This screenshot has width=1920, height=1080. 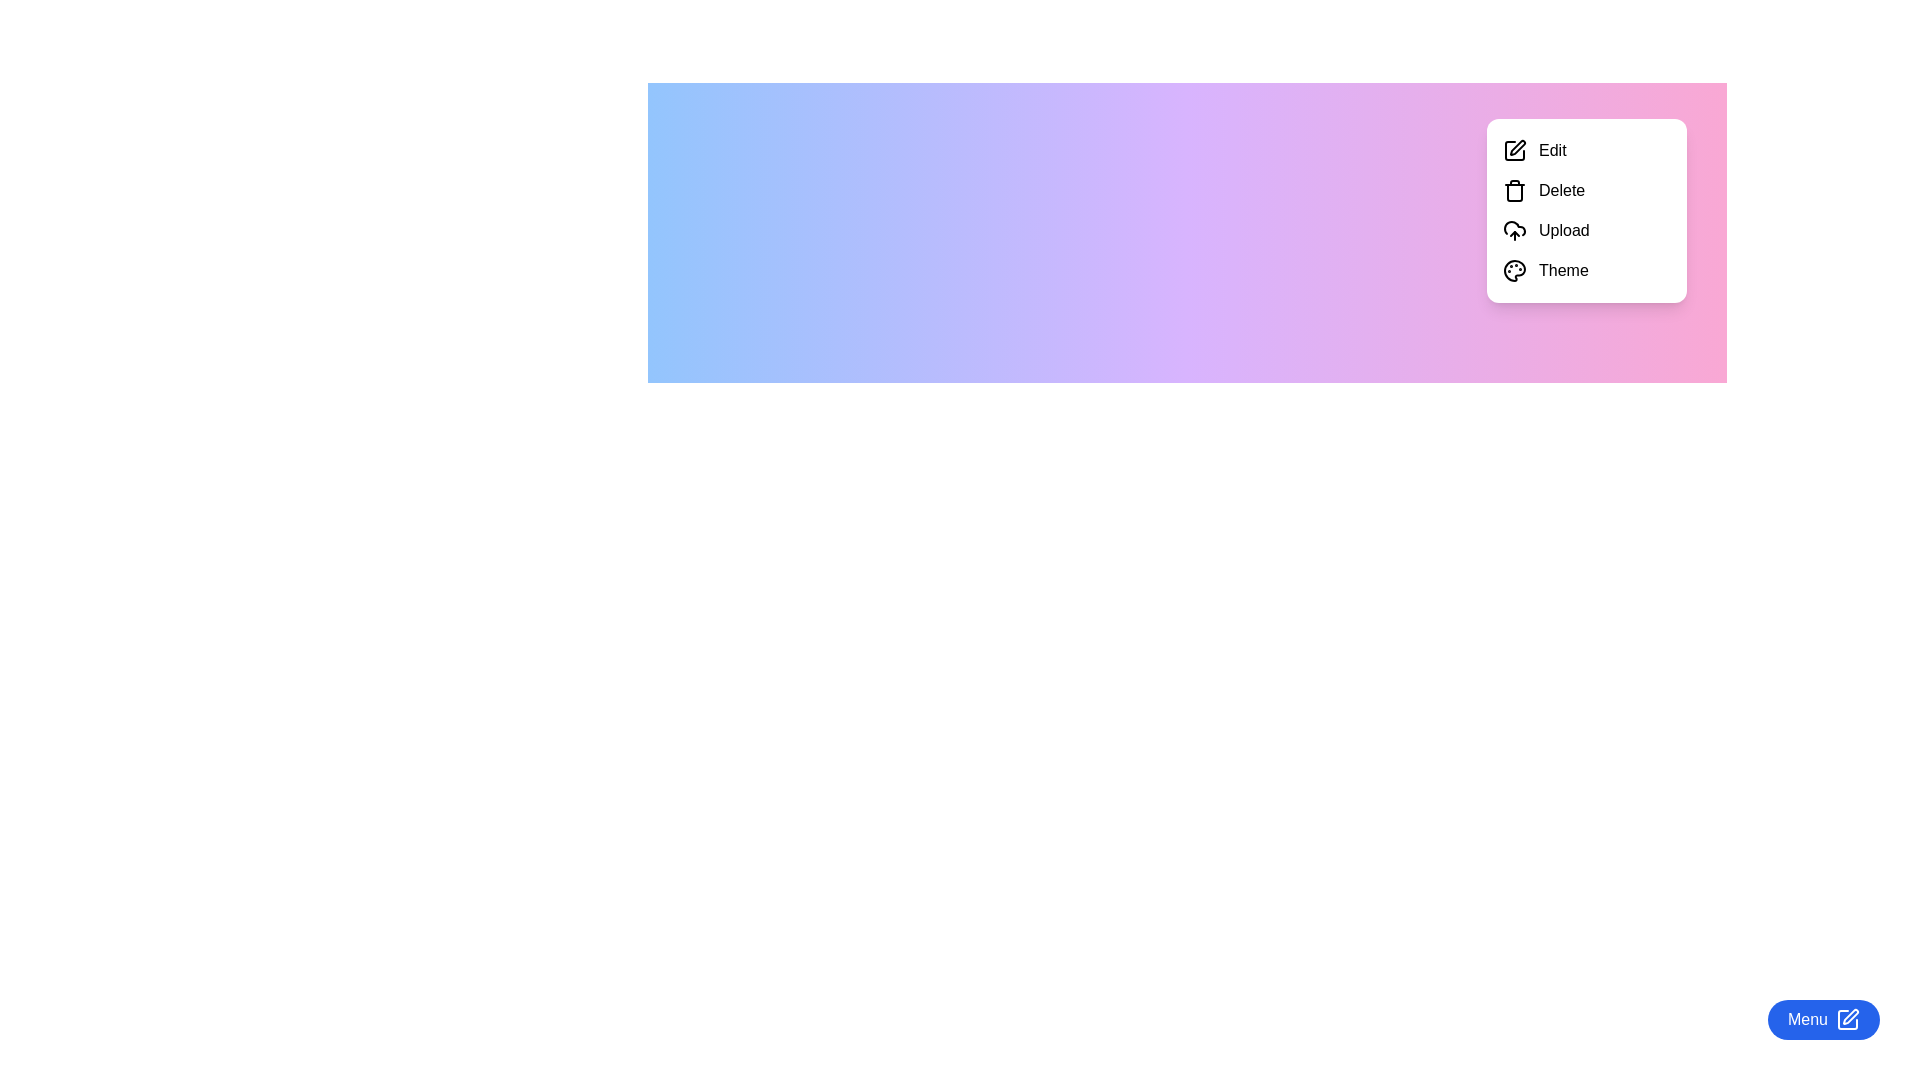 I want to click on the 'Menu' button to toggle the main menu visibility, so click(x=1824, y=1019).